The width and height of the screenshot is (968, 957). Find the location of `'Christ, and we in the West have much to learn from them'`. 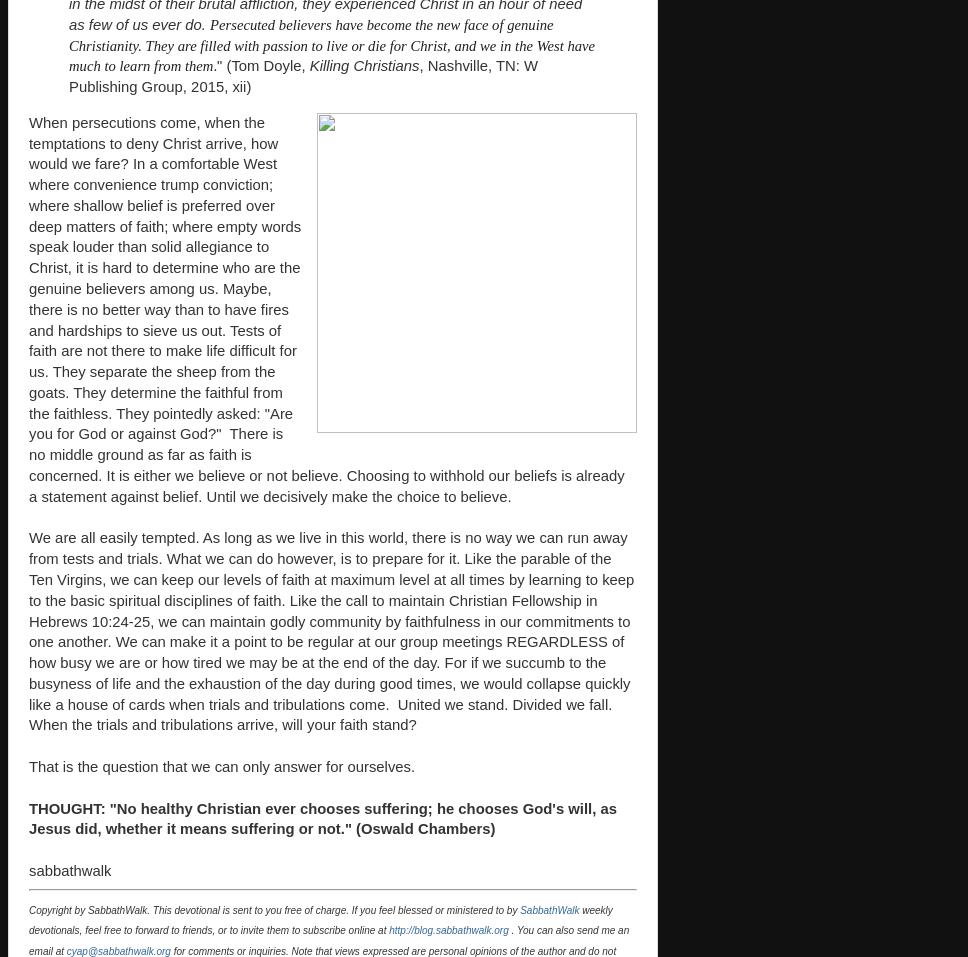

'Christ, and we in the West have much to learn from them' is located at coordinates (332, 54).